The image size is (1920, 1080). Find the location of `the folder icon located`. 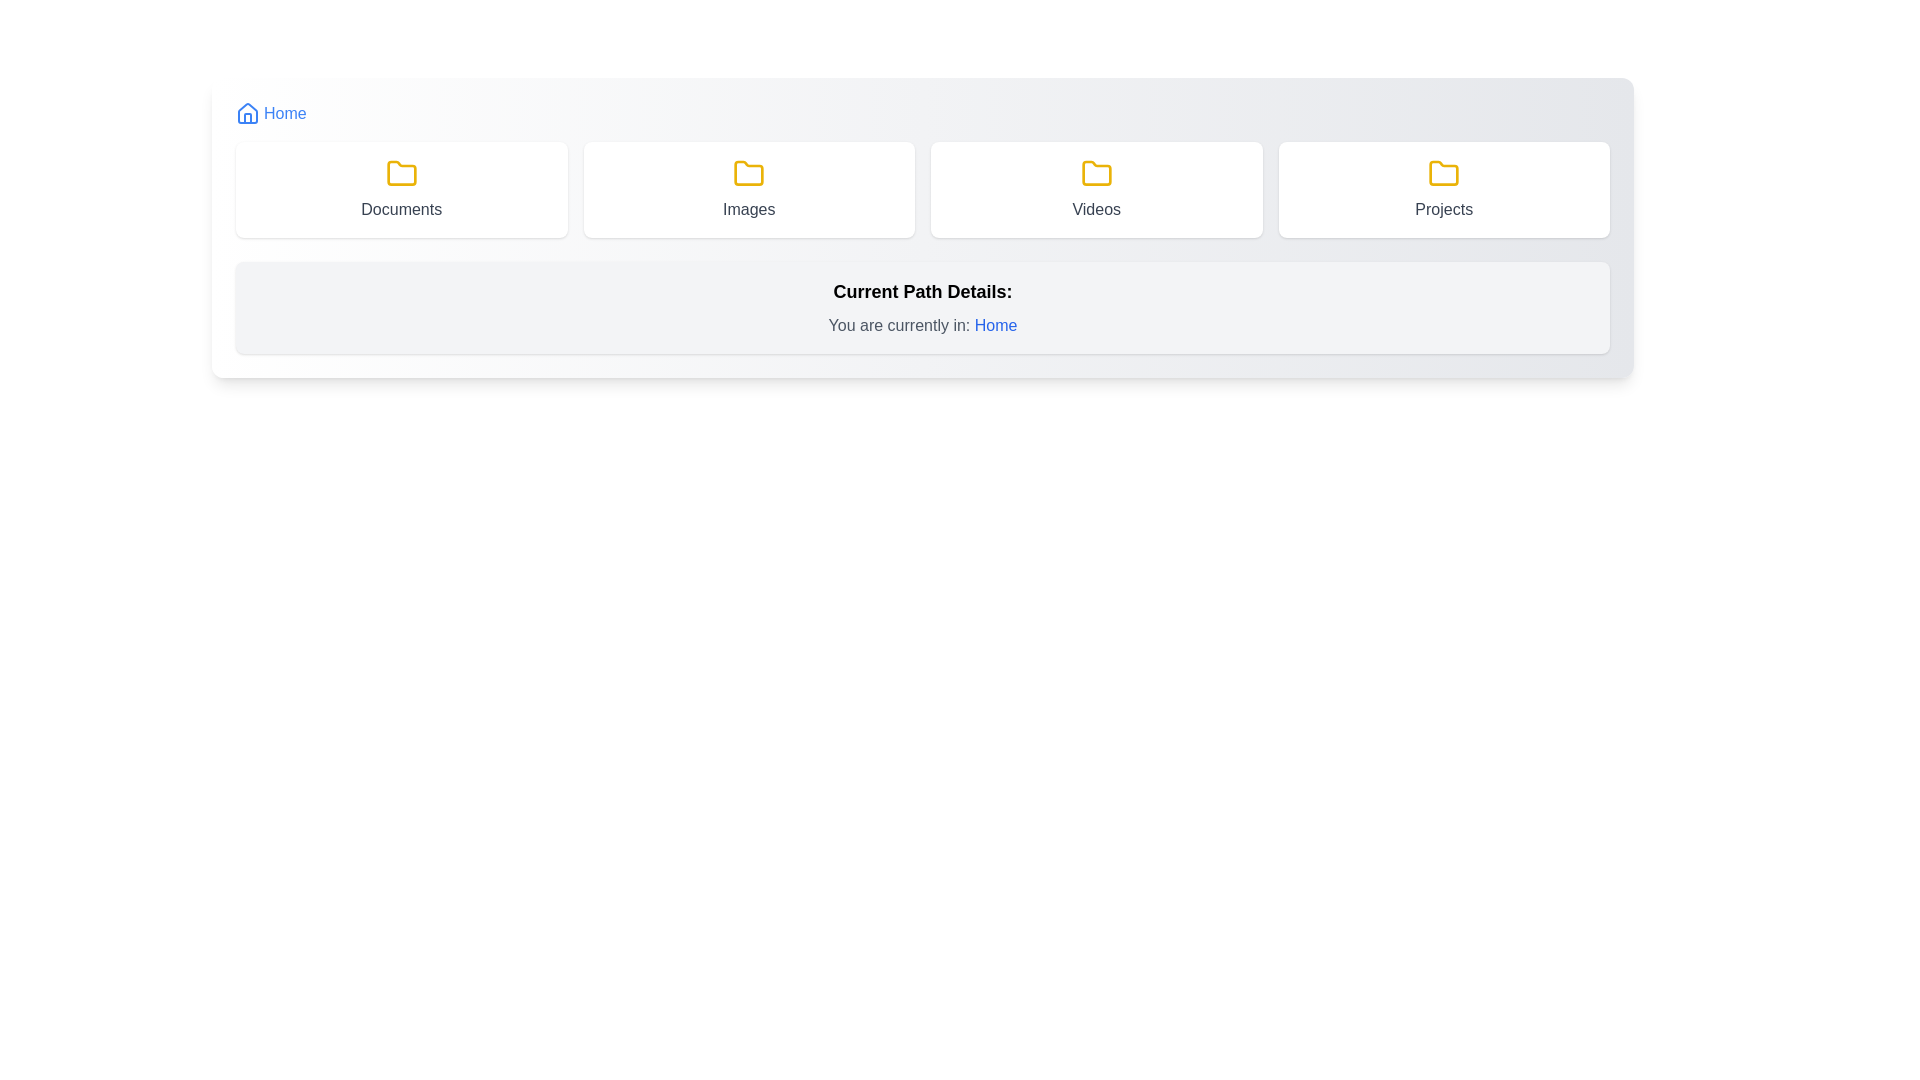

the folder icon located is located at coordinates (400, 172).